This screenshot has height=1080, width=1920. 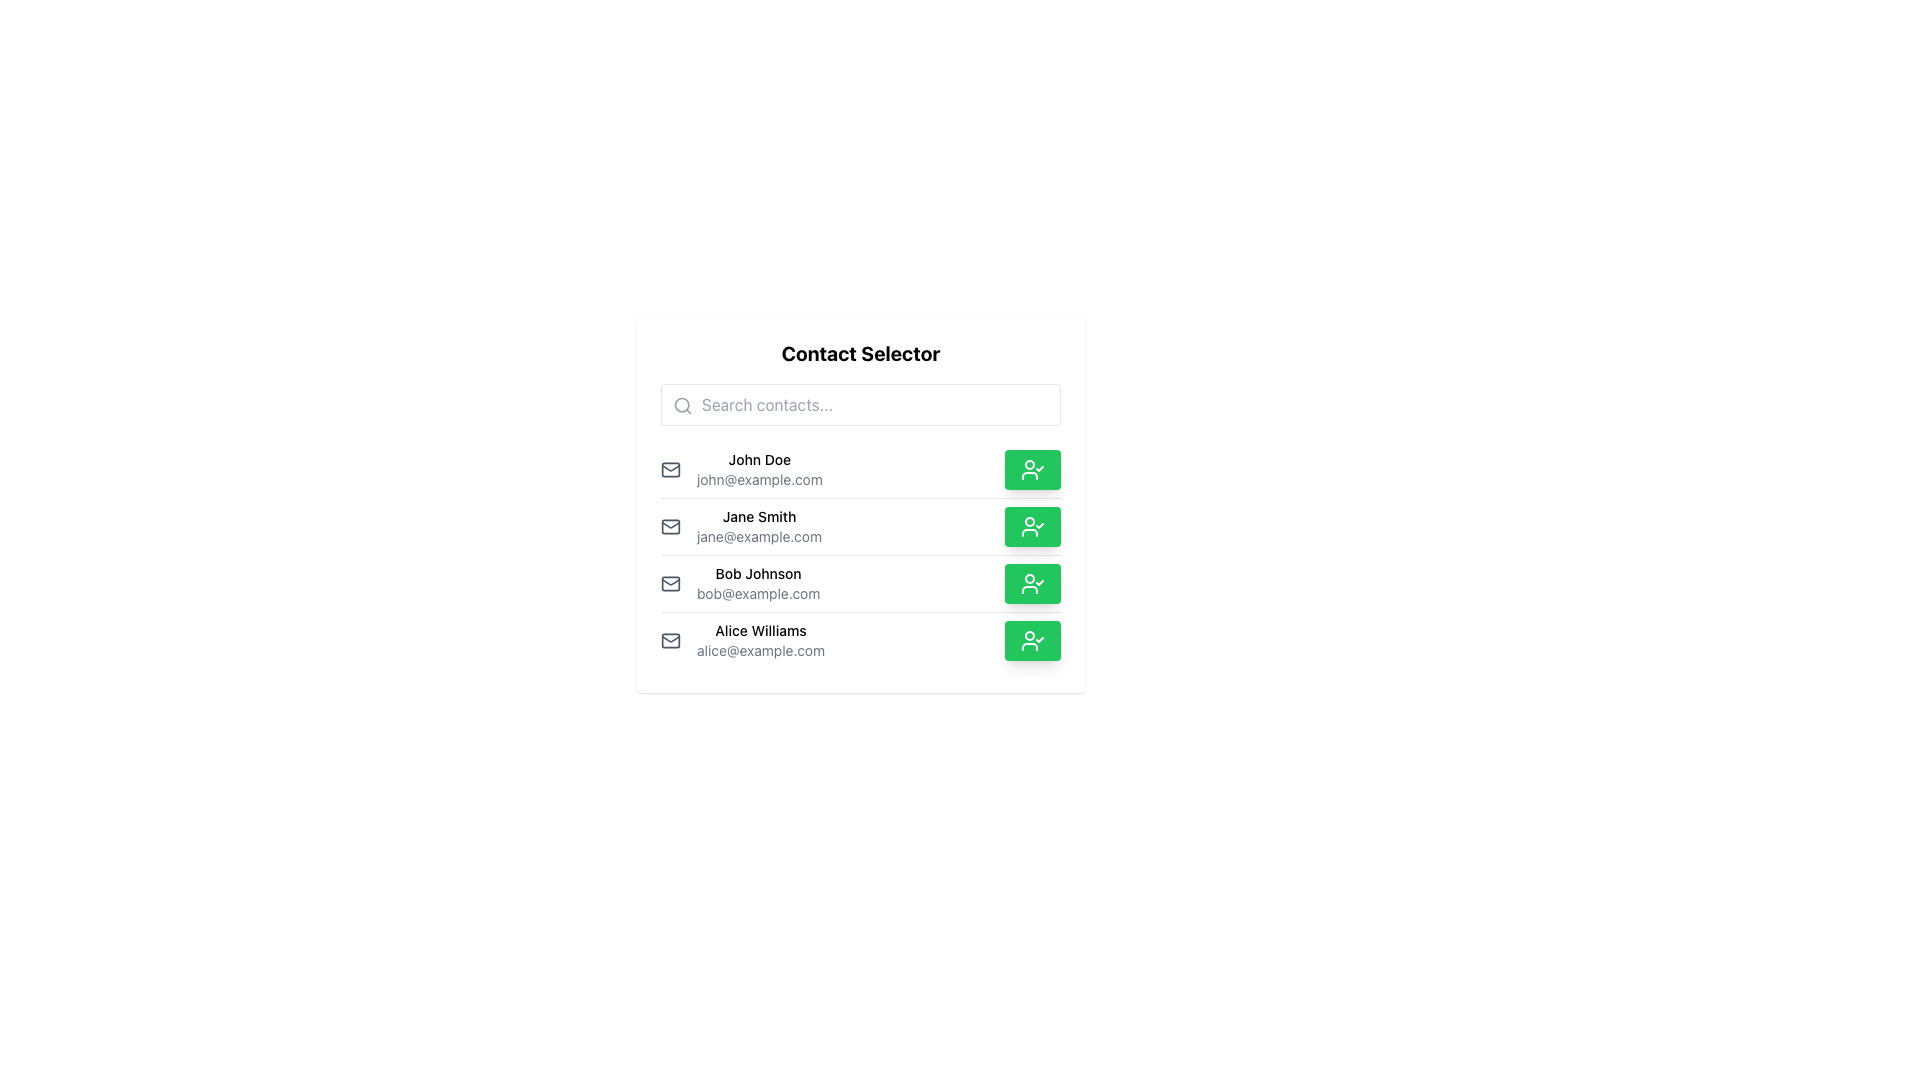 What do you see at coordinates (1032, 640) in the screenshot?
I see `the user icon featuring a silhouette of a person with a checkmark, located on the green button at the end of the row for 'Alice Williams'` at bounding box center [1032, 640].